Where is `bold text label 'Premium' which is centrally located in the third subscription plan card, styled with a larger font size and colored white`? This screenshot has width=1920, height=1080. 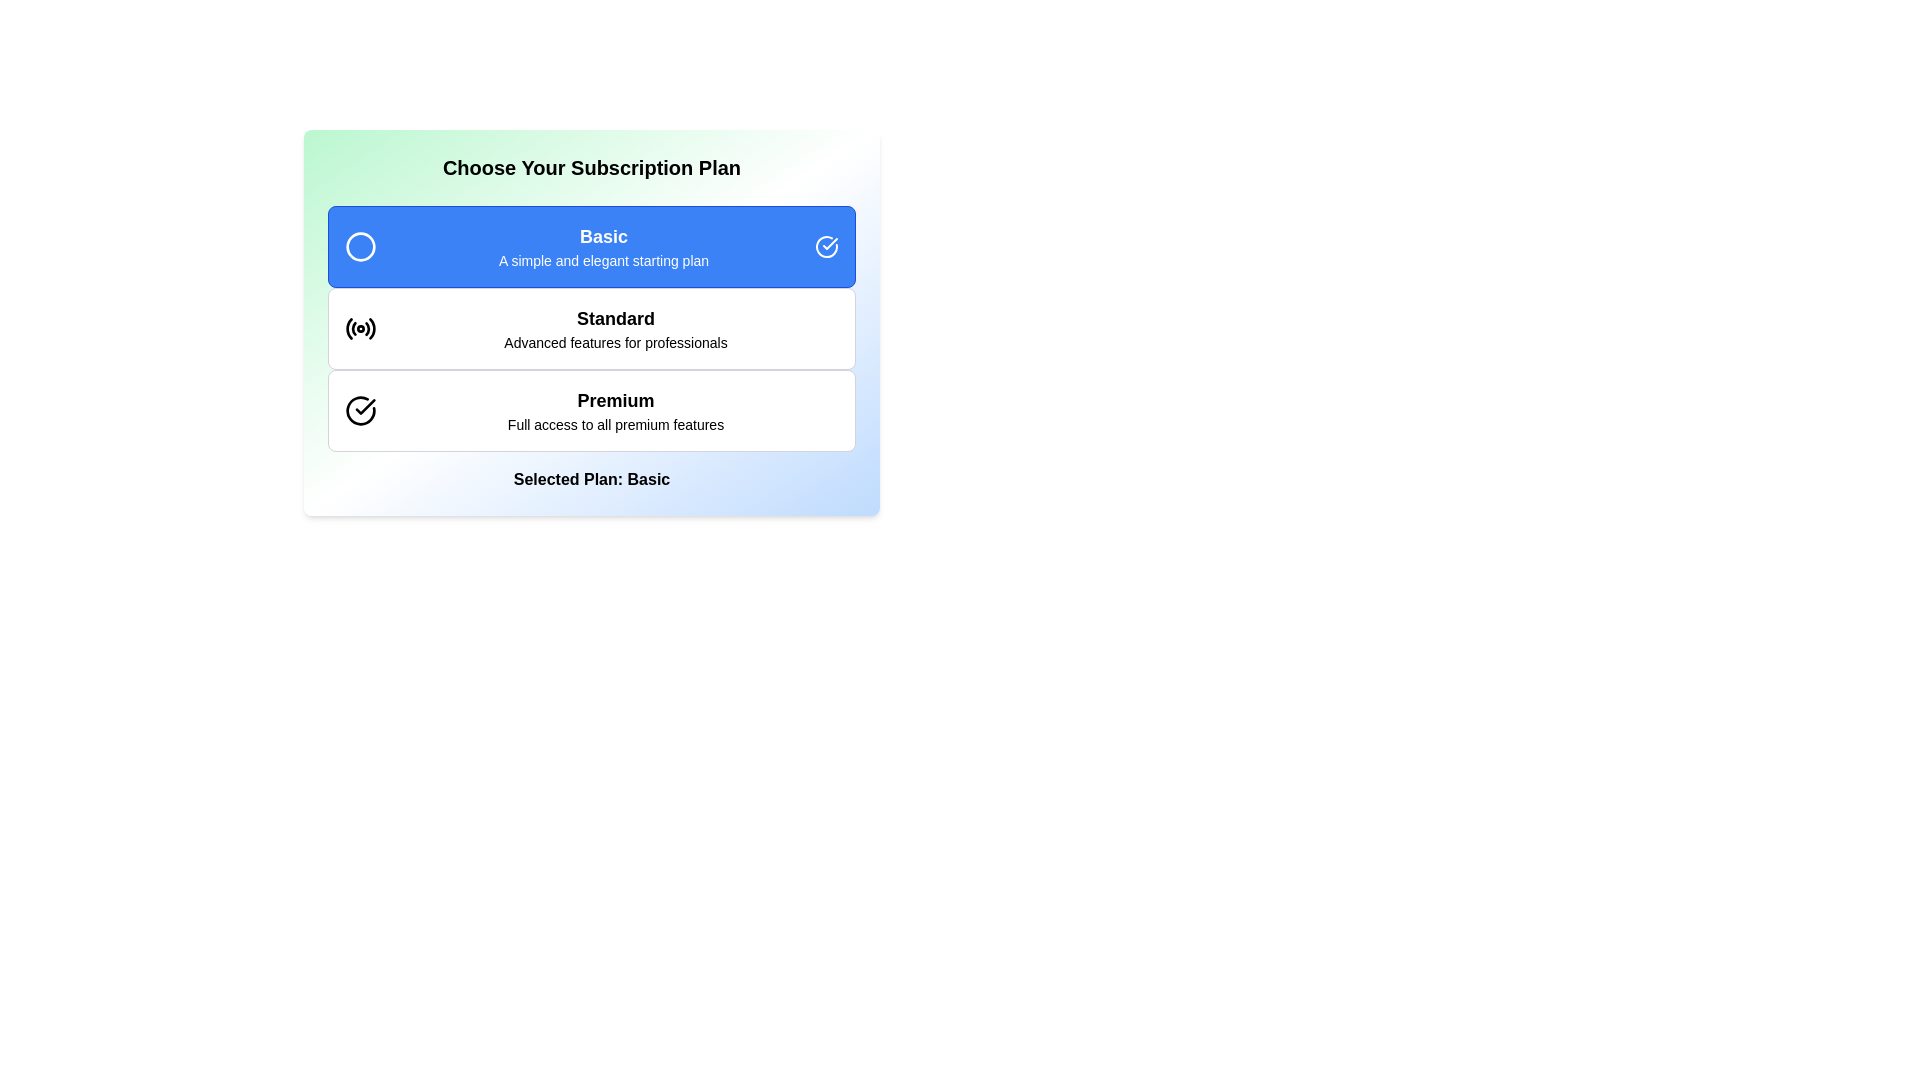 bold text label 'Premium' which is centrally located in the third subscription plan card, styled with a larger font size and colored white is located at coordinates (614, 401).